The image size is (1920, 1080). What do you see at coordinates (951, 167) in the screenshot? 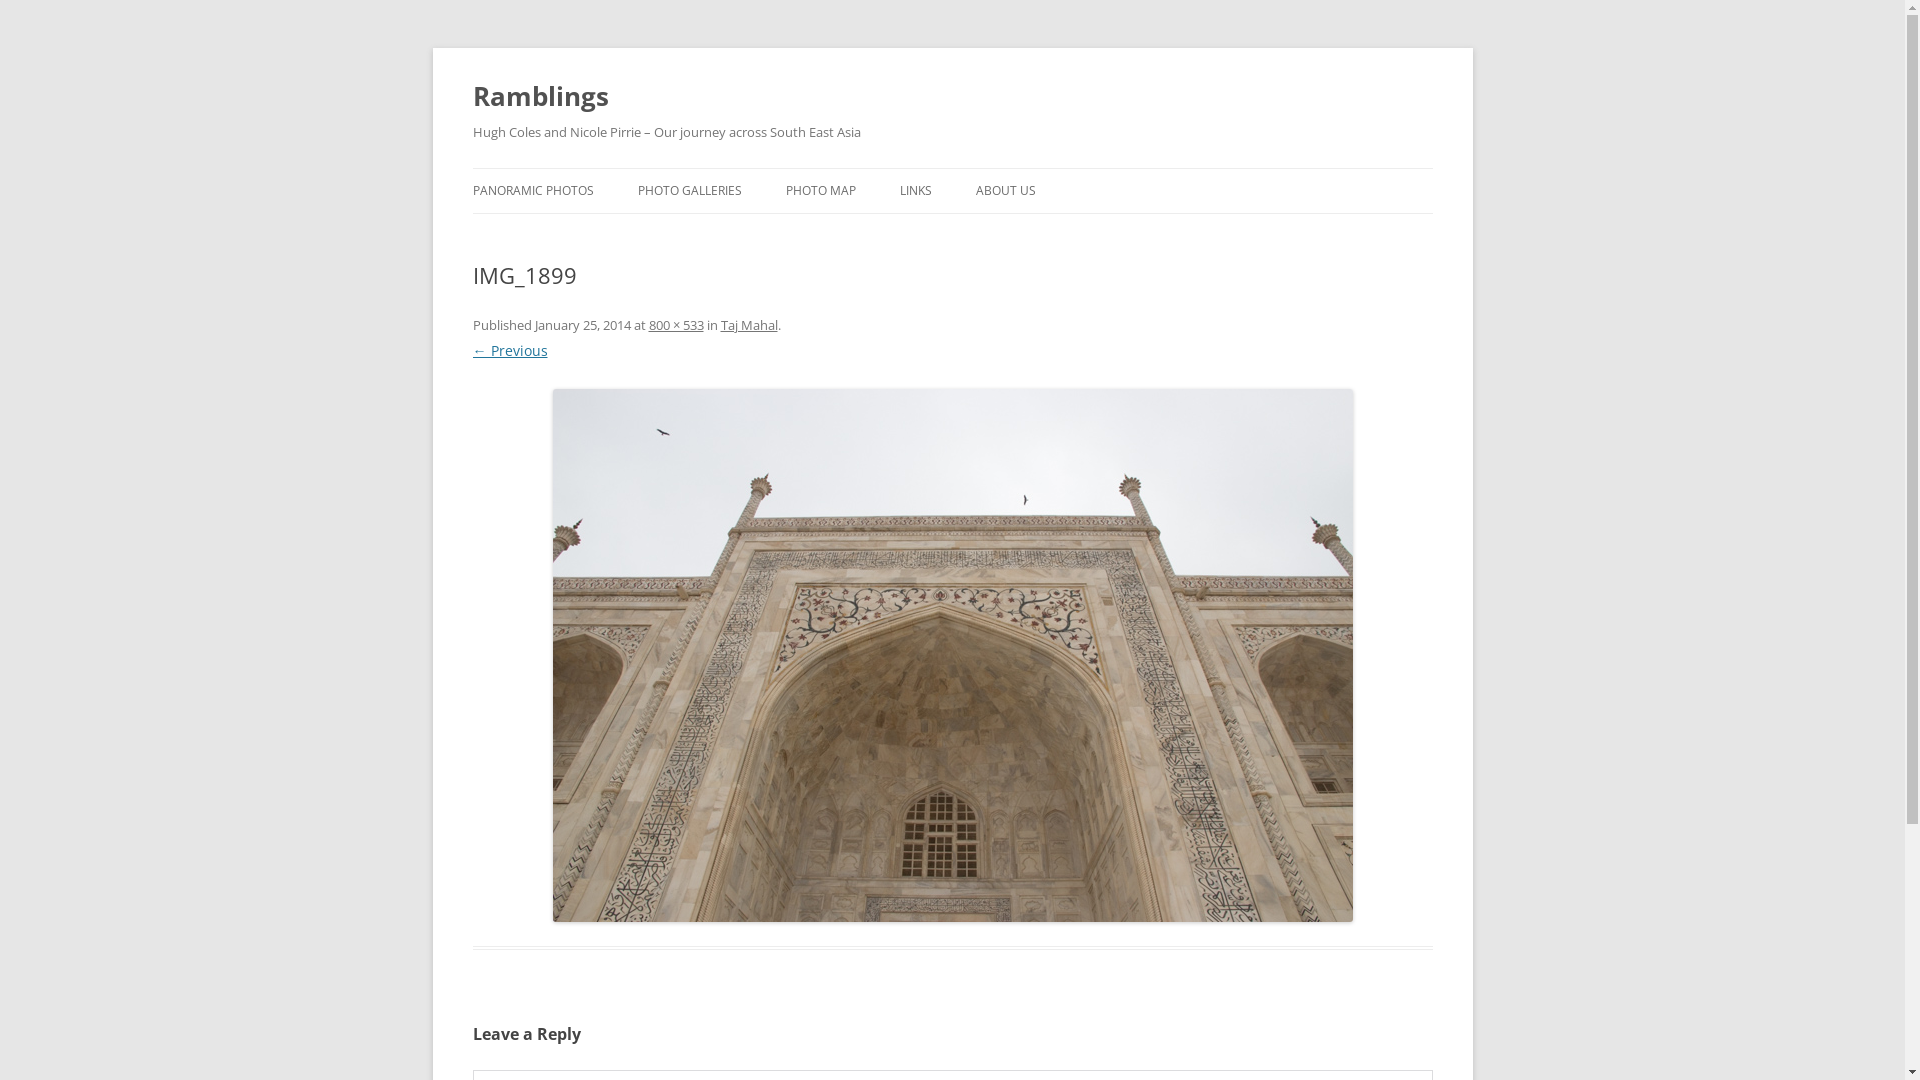
I see `'Skip to content'` at bounding box center [951, 167].